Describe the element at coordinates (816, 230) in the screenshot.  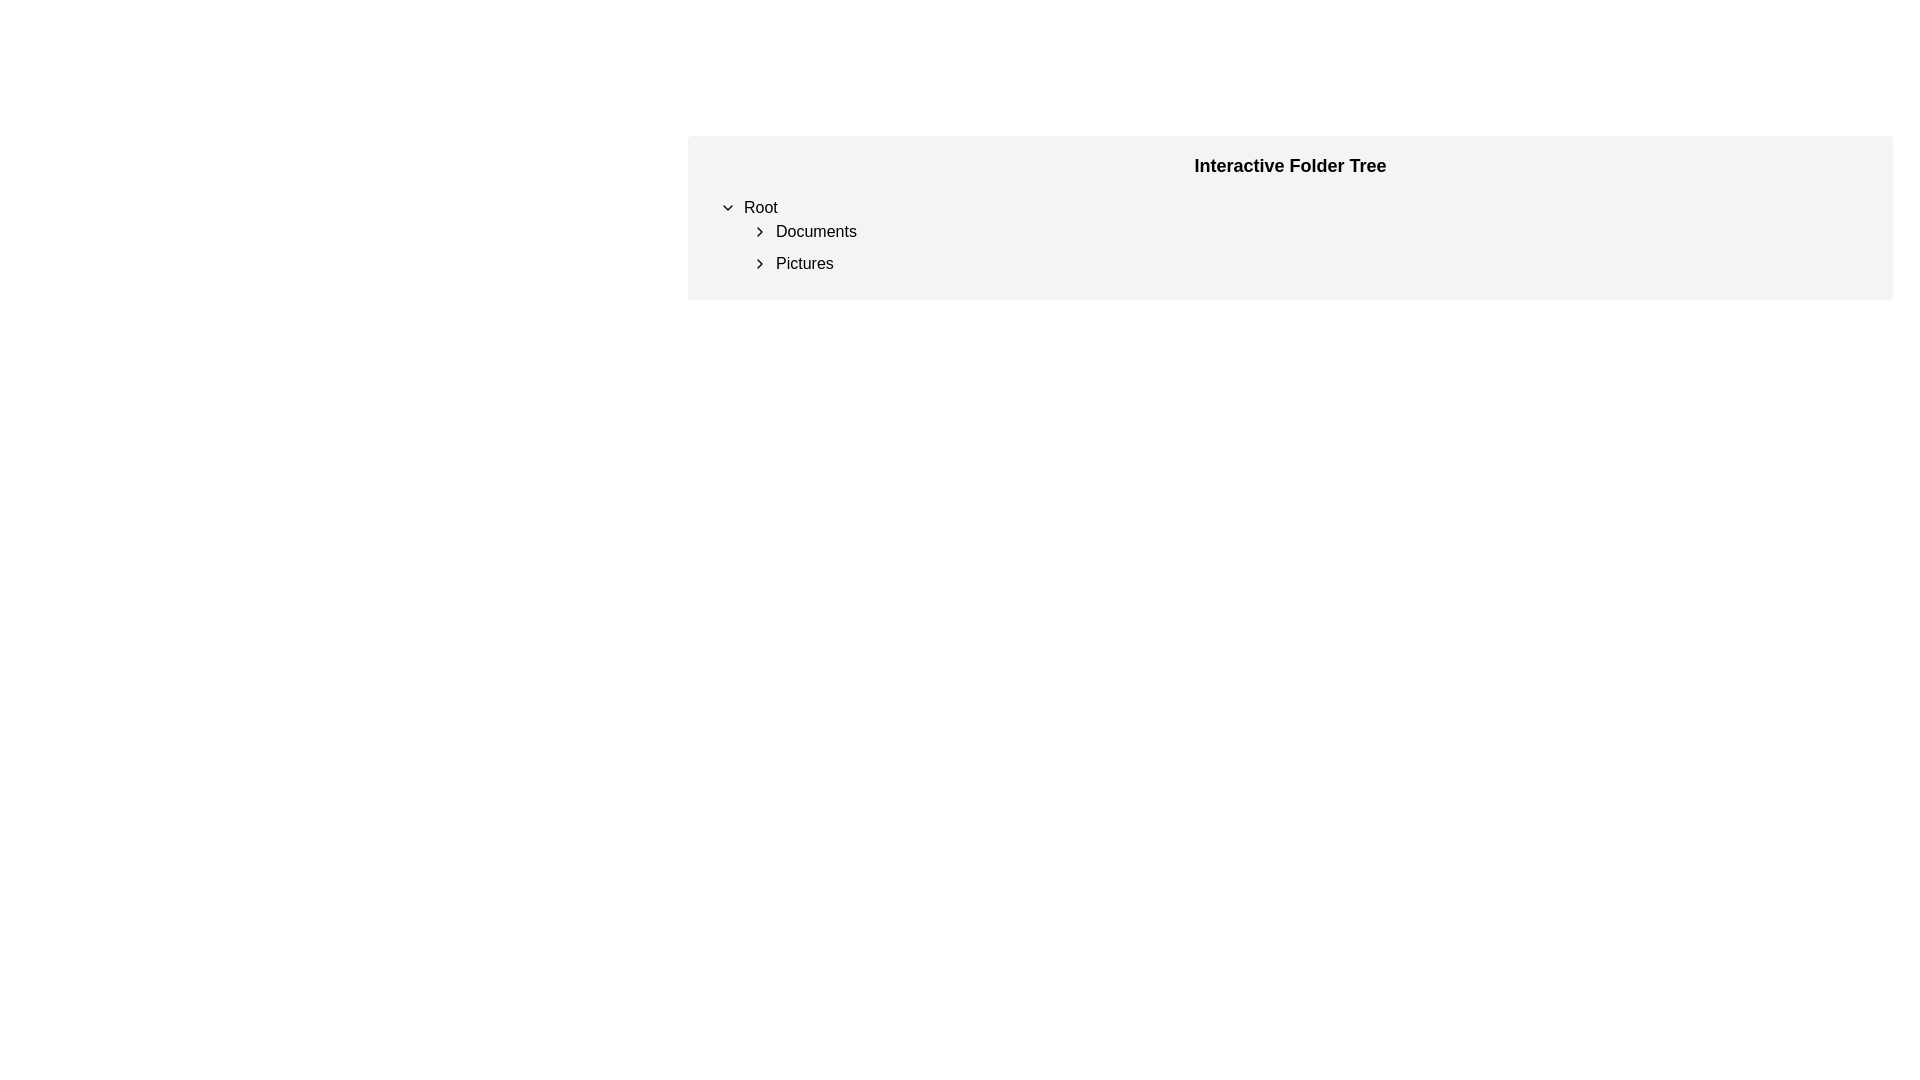
I see `text label 'Documents' which is the second item under the 'Root' label in the folder tree layout` at that location.